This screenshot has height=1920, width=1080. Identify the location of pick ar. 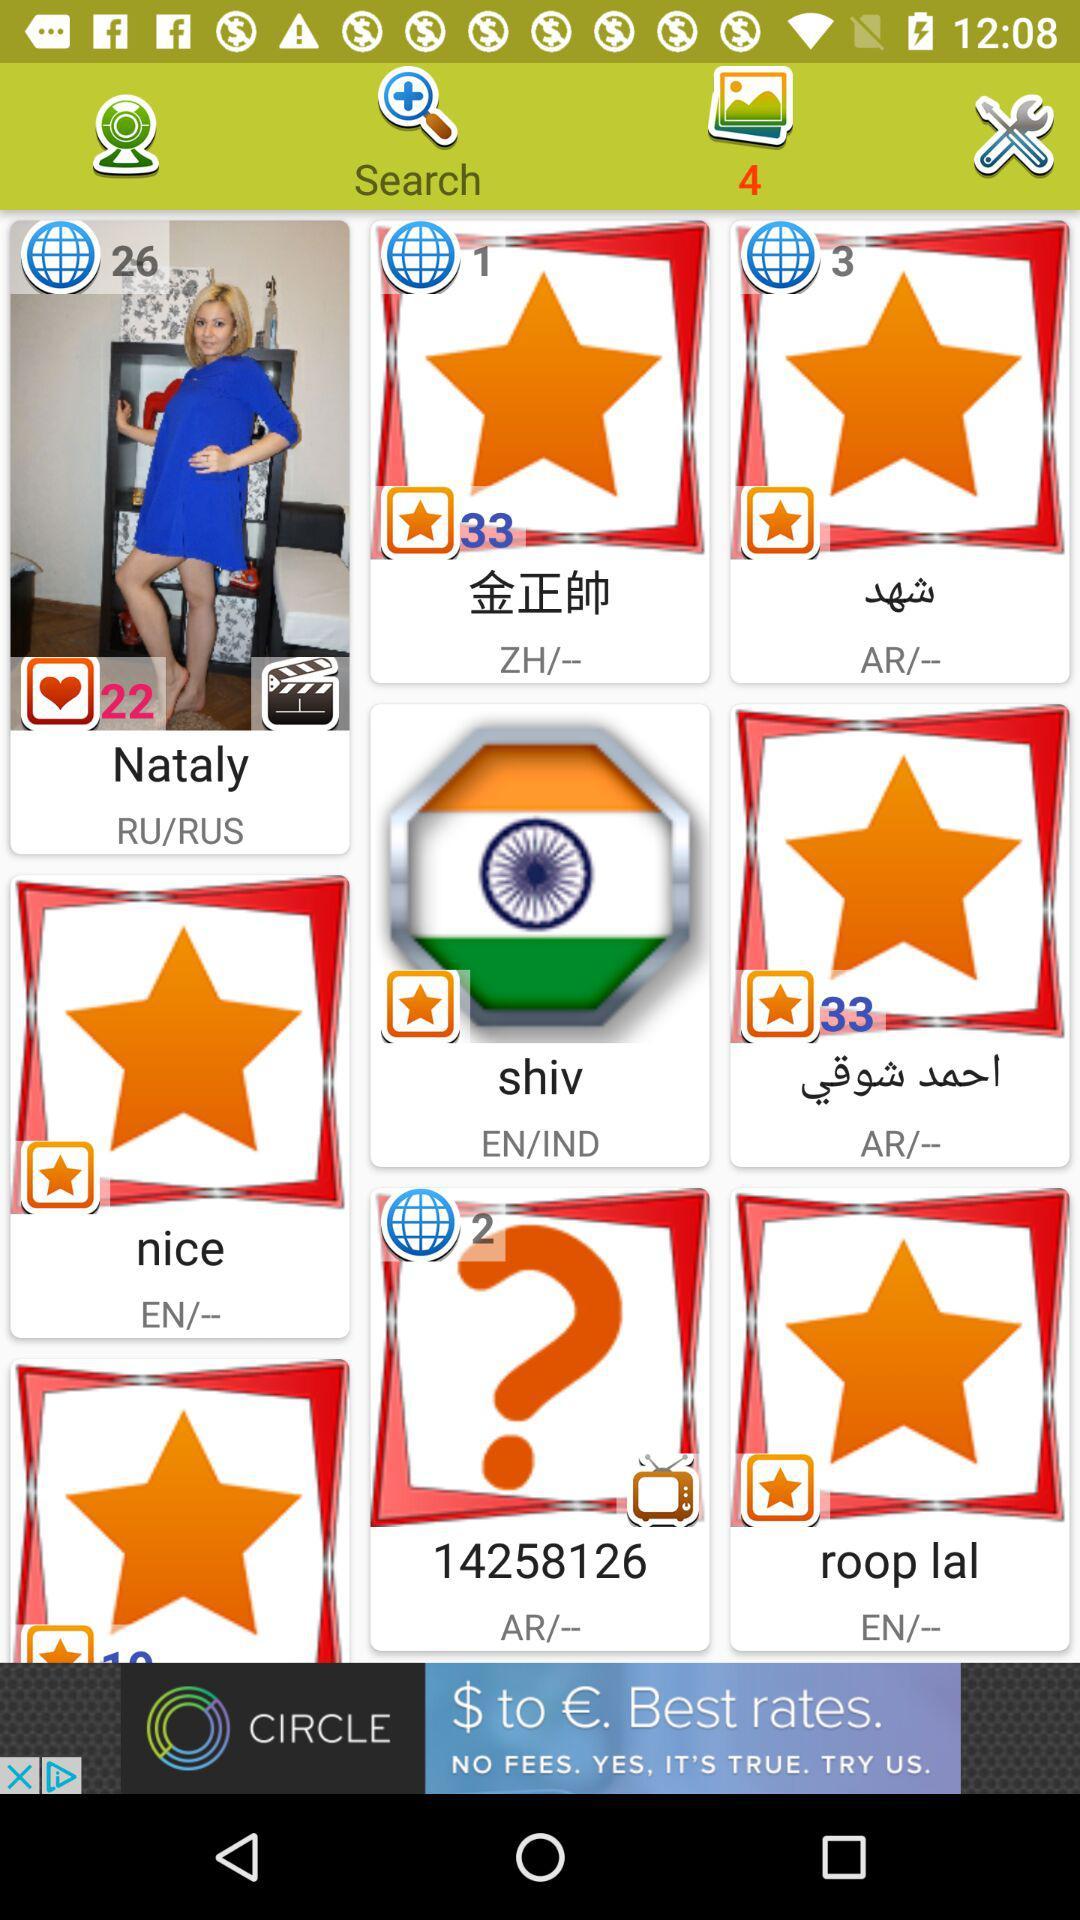
(898, 873).